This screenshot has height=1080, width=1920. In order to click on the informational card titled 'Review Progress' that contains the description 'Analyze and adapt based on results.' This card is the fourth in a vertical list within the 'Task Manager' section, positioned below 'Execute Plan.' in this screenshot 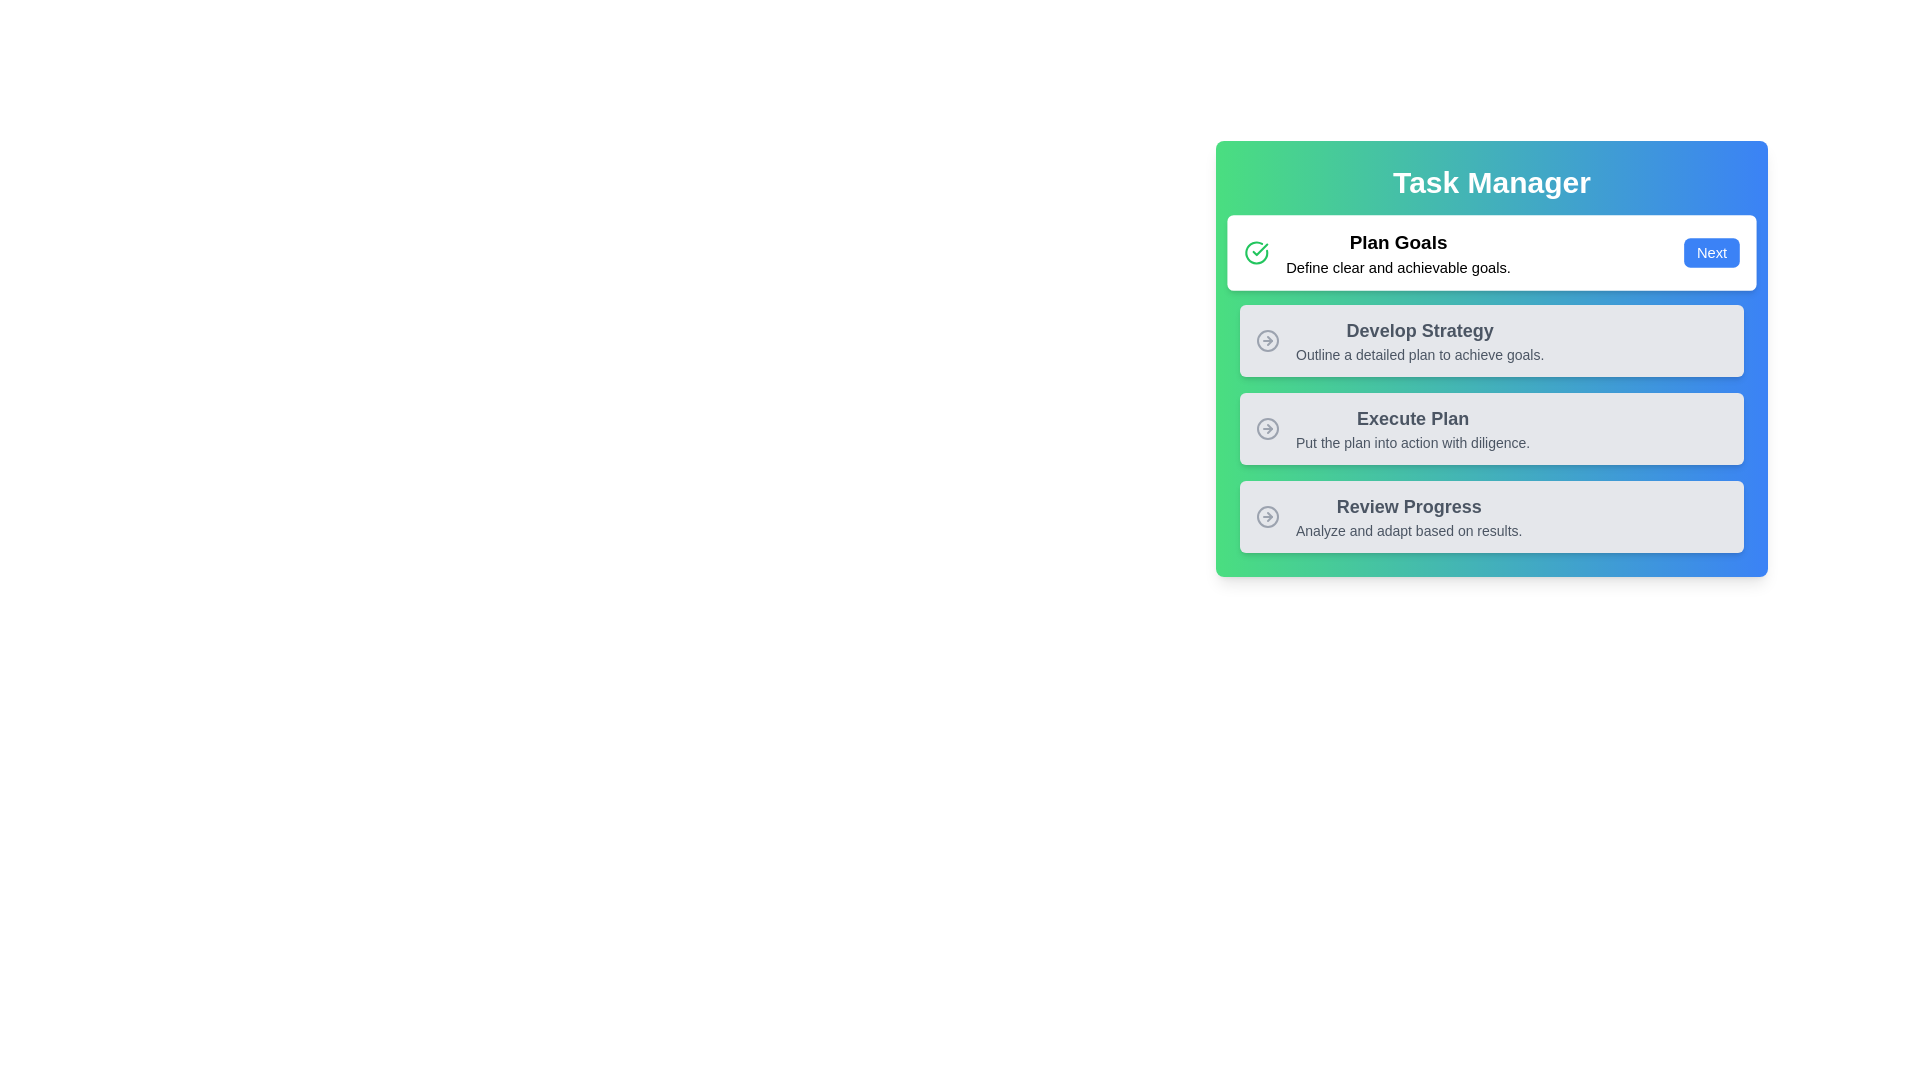, I will do `click(1492, 515)`.